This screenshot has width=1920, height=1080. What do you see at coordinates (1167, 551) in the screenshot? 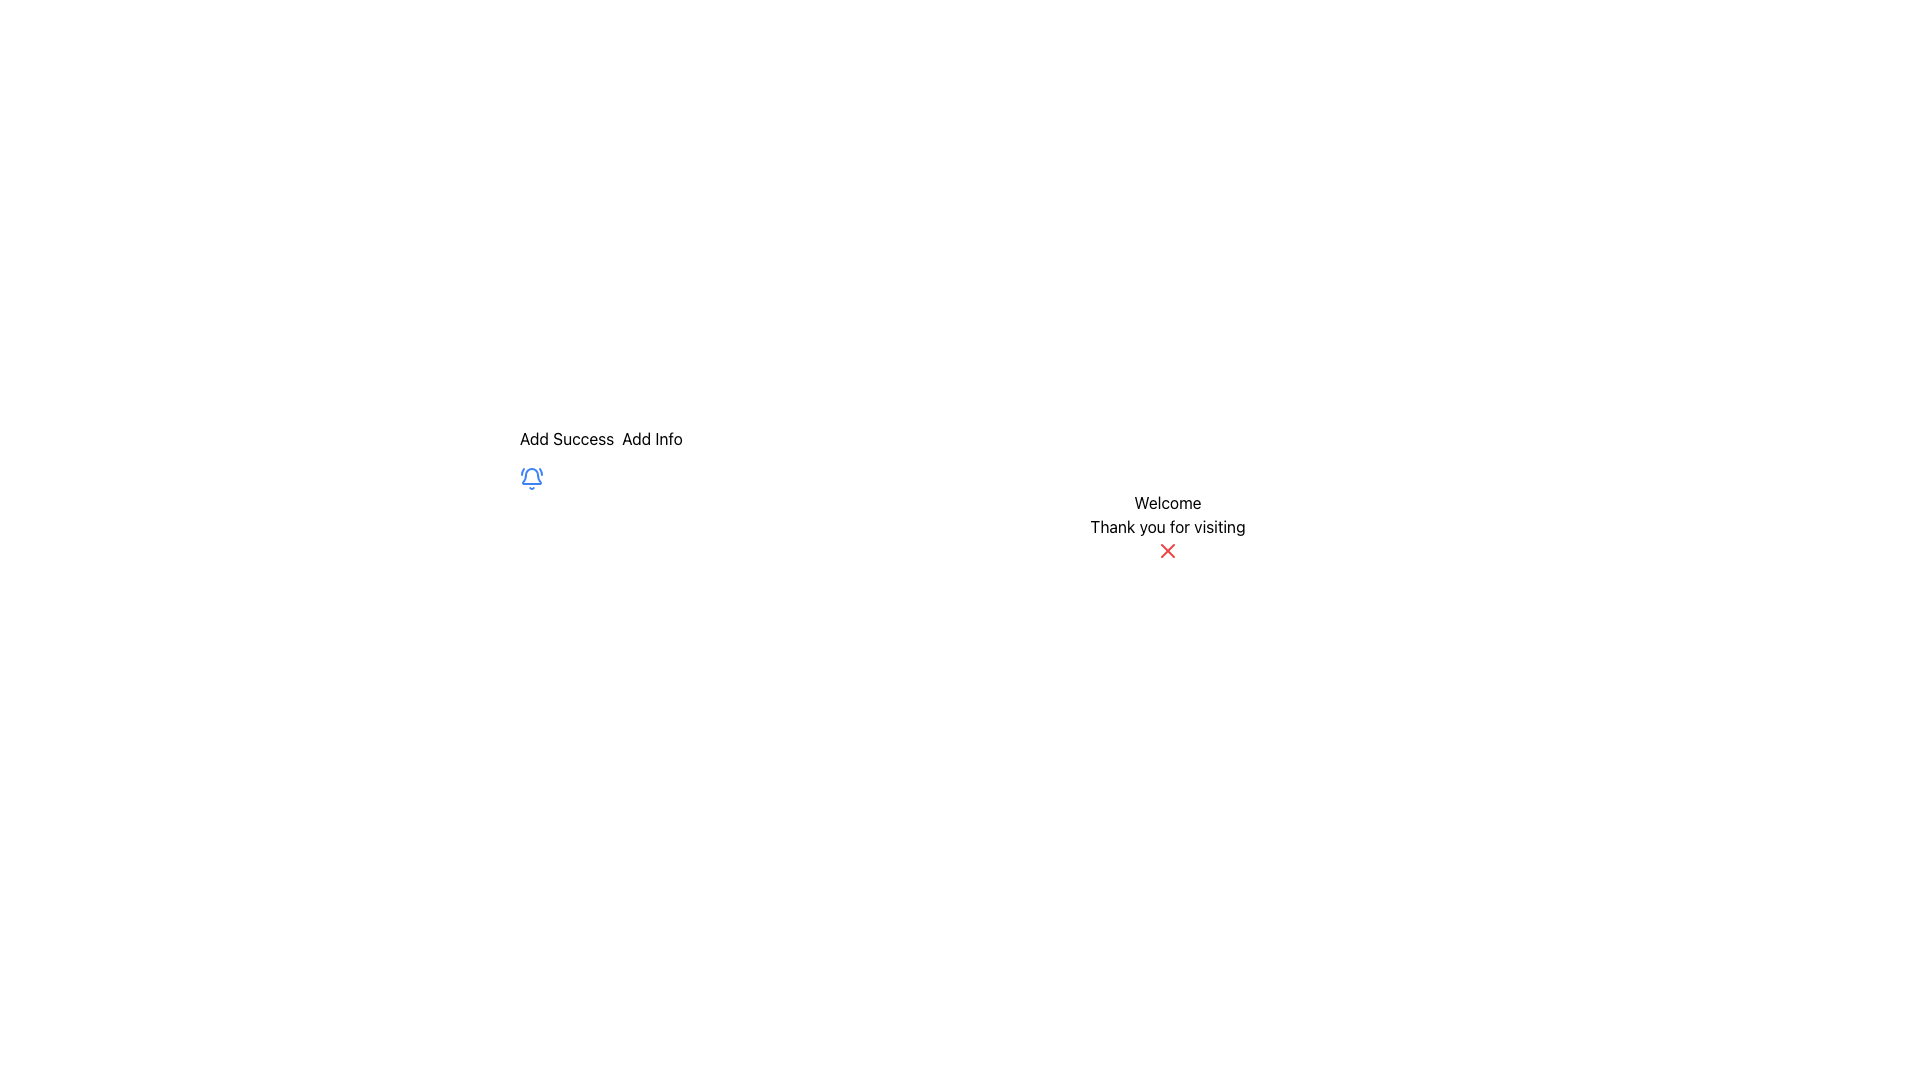
I see `the small red 'X' icon button that symbolizes closure, located at the bottom-right corner of the notification component below the 'Thank you for visiting' text` at bounding box center [1167, 551].